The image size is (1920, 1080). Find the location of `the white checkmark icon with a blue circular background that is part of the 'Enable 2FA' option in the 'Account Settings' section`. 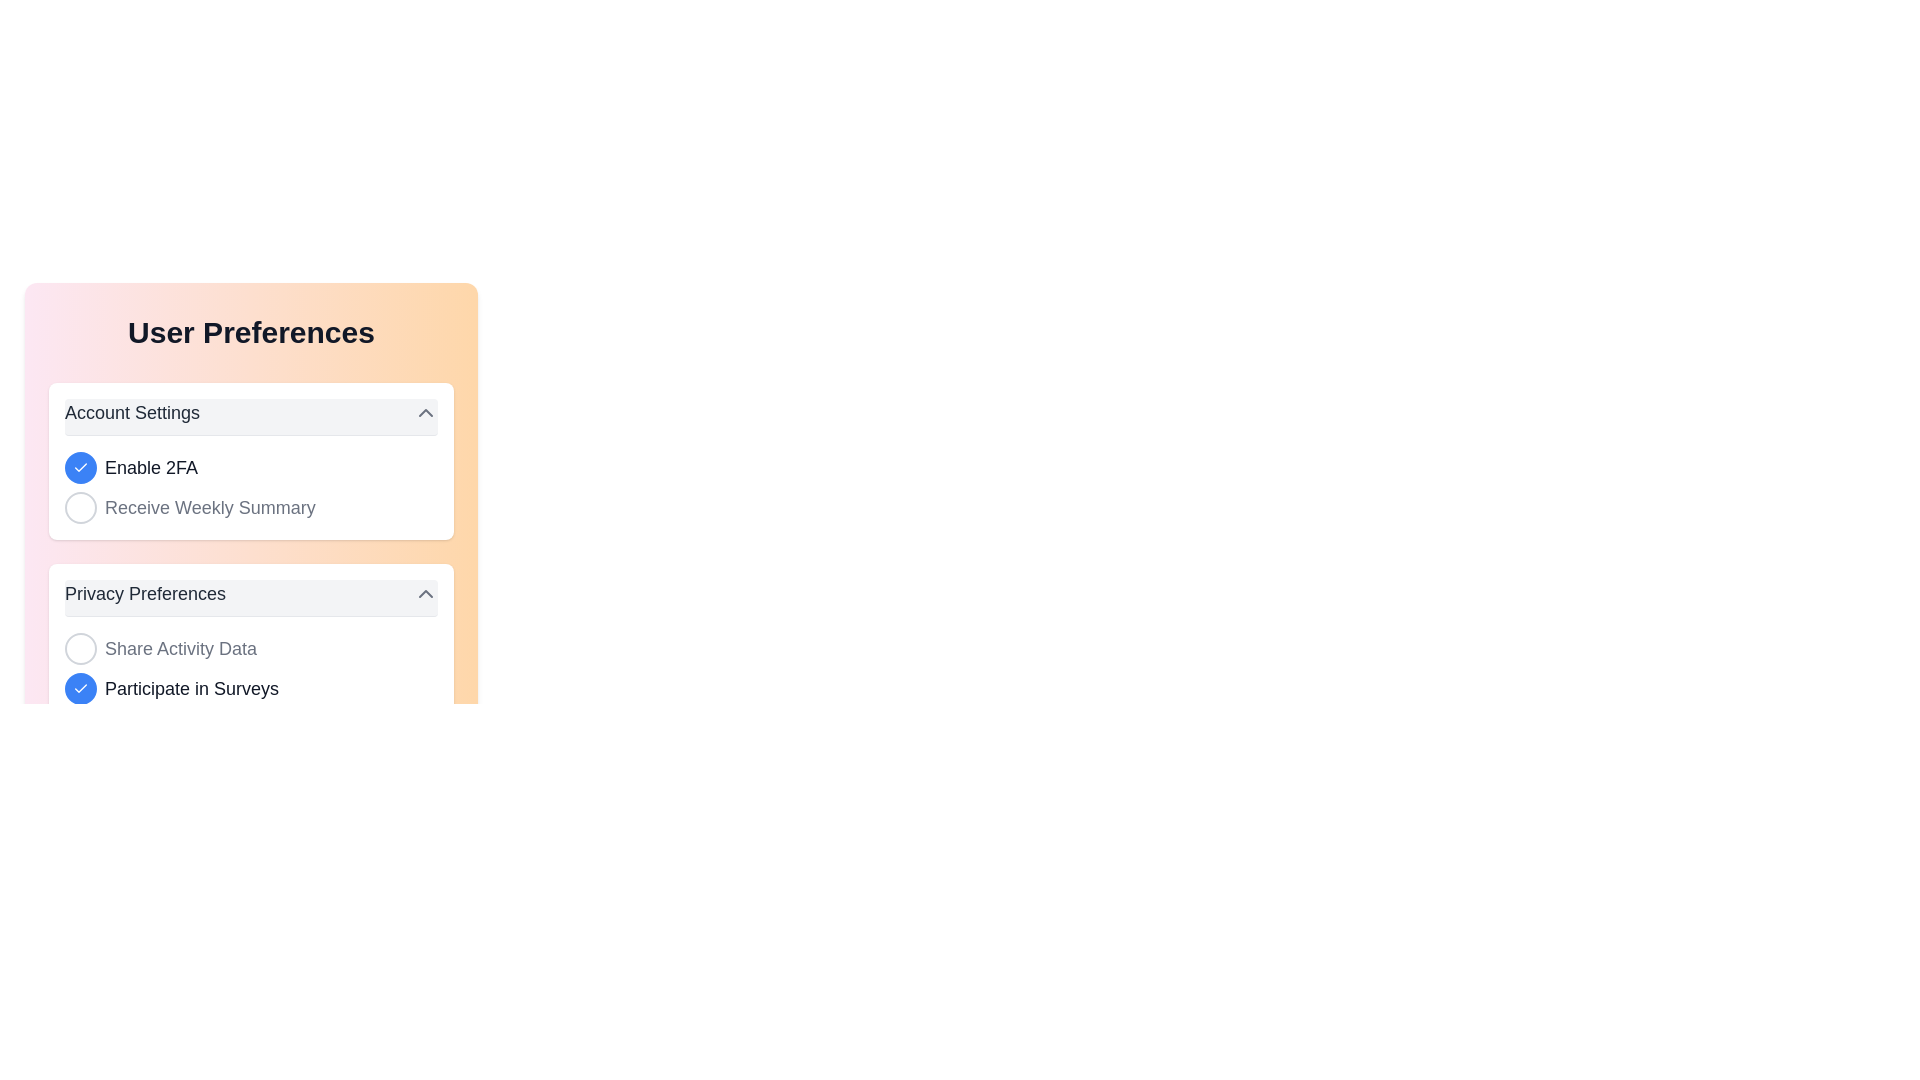

the white checkmark icon with a blue circular background that is part of the 'Enable 2FA' option in the 'Account Settings' section is located at coordinates (80, 467).